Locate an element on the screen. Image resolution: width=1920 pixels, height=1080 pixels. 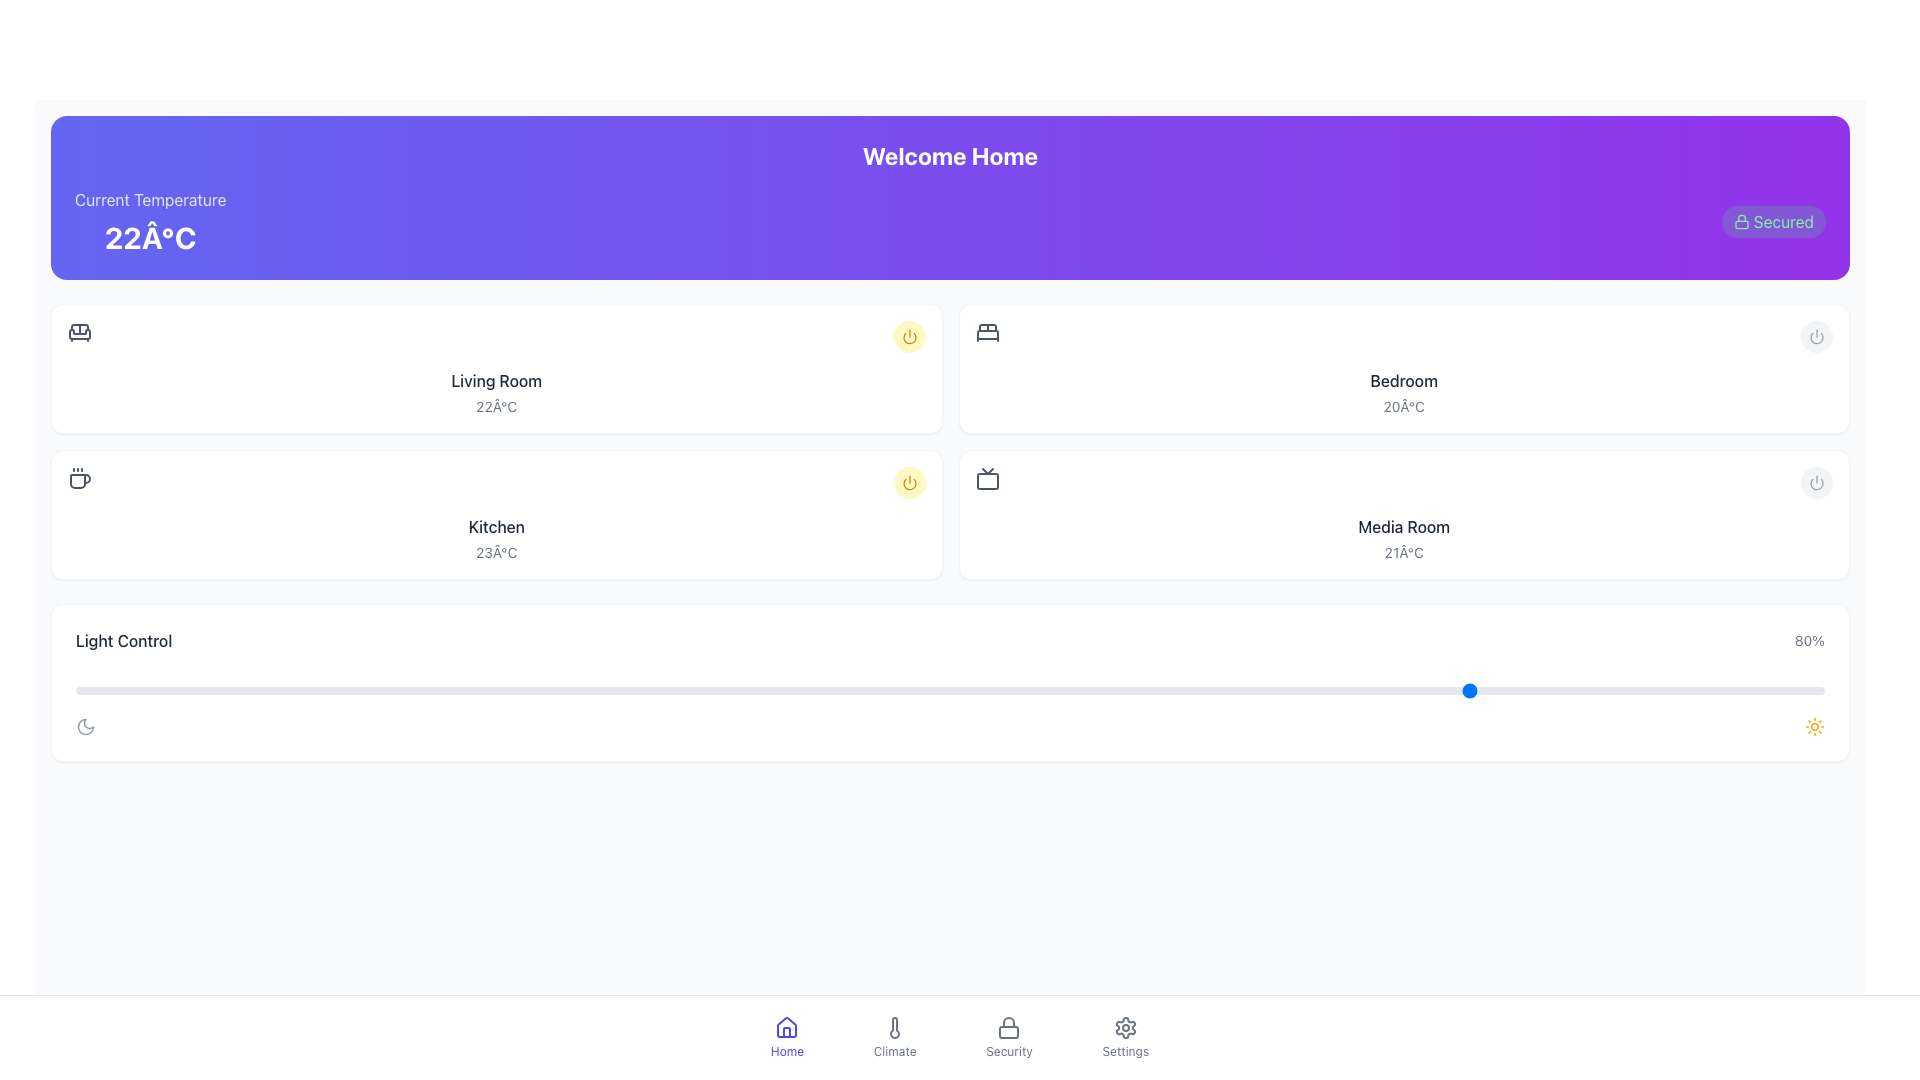
the control button located at the top right corner of the 'Kitchen' section is located at coordinates (908, 482).